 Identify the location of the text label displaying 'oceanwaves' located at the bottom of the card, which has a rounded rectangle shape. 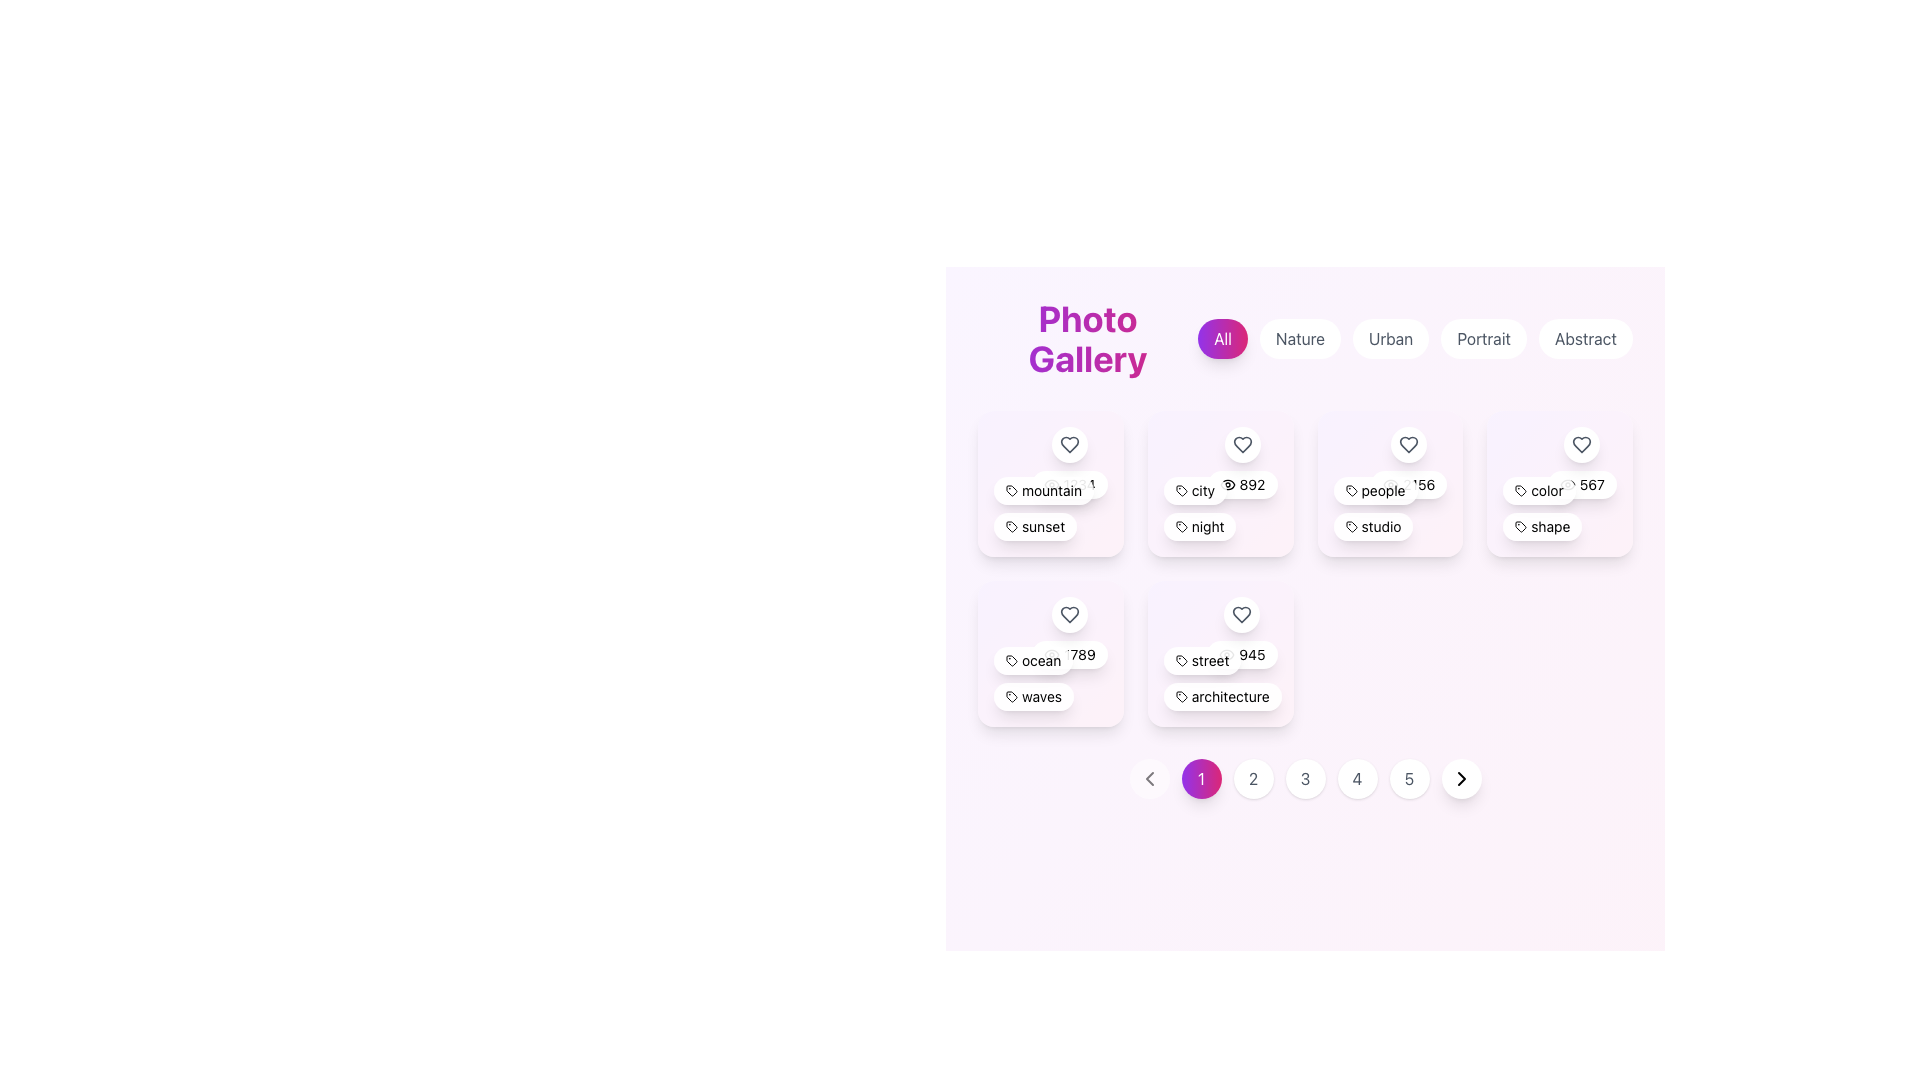
(1049, 677).